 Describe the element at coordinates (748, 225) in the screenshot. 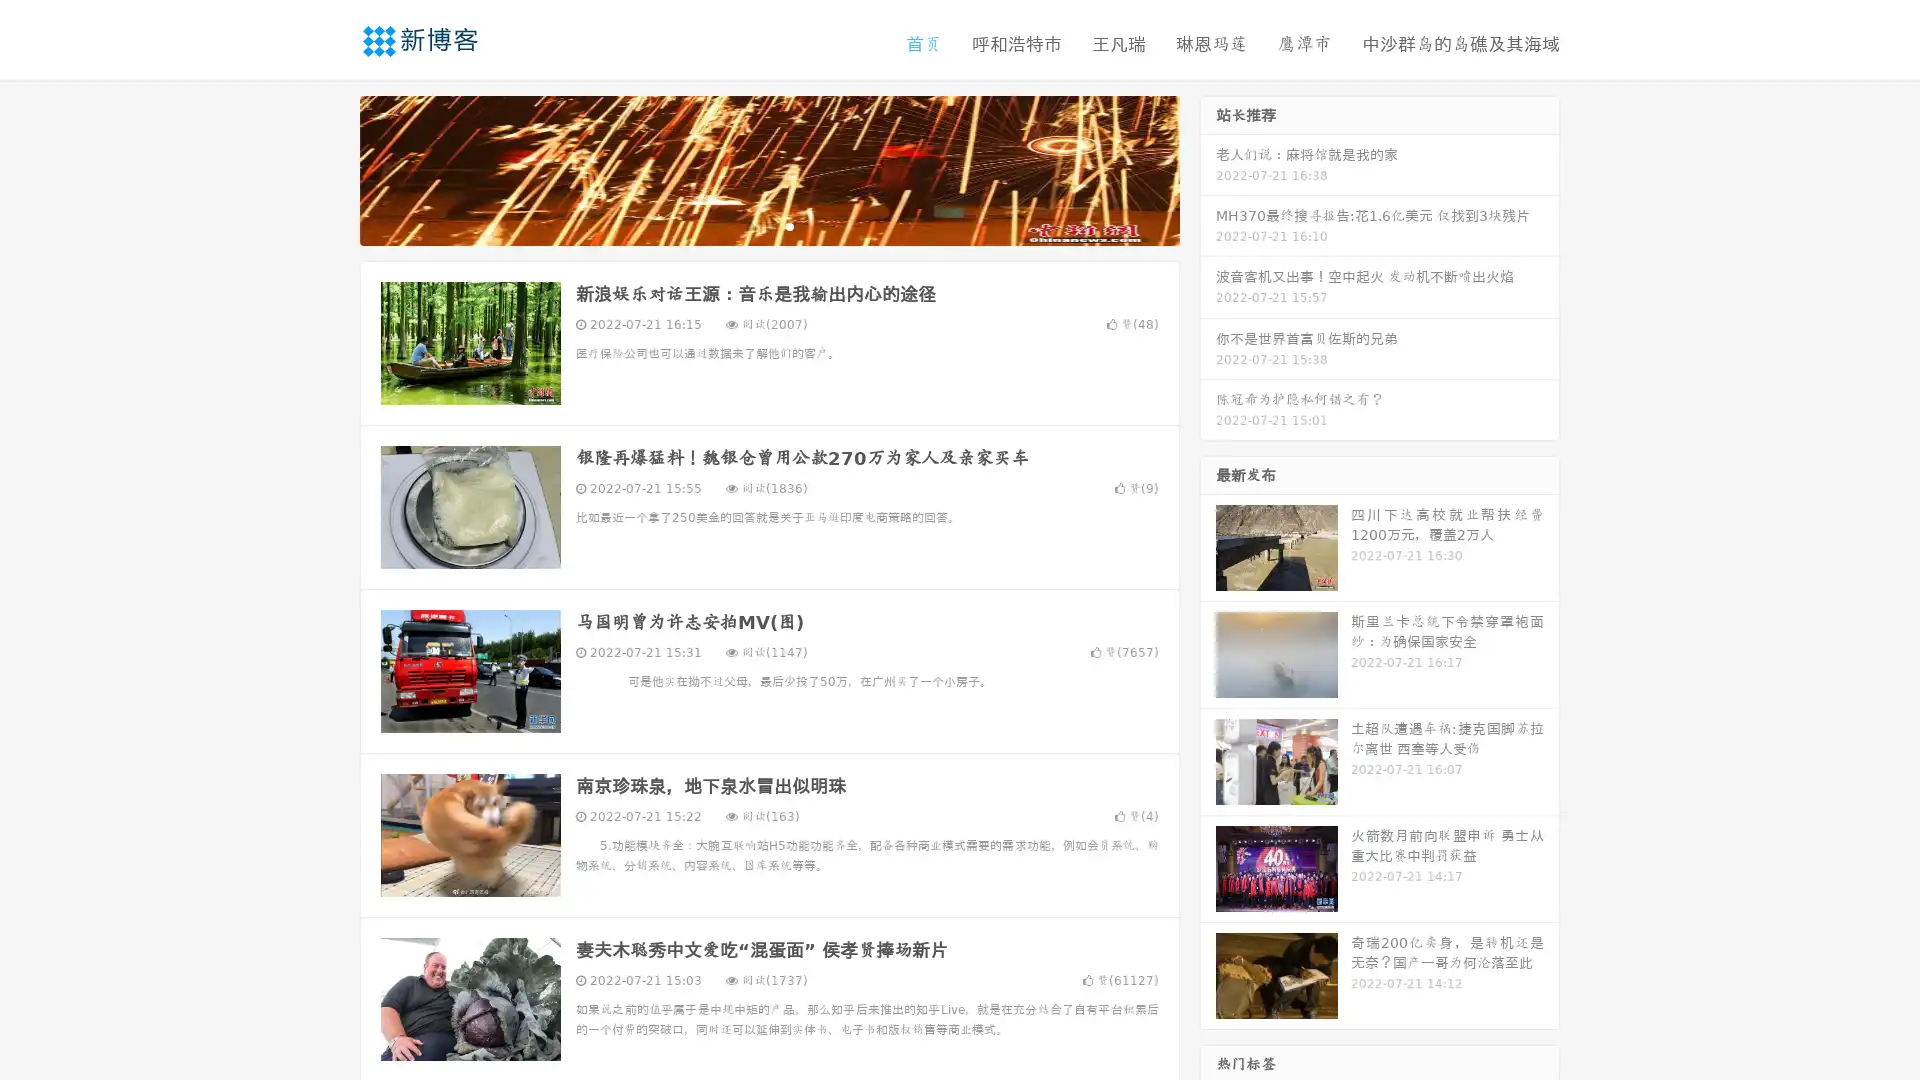

I see `Go to slide 1` at that location.